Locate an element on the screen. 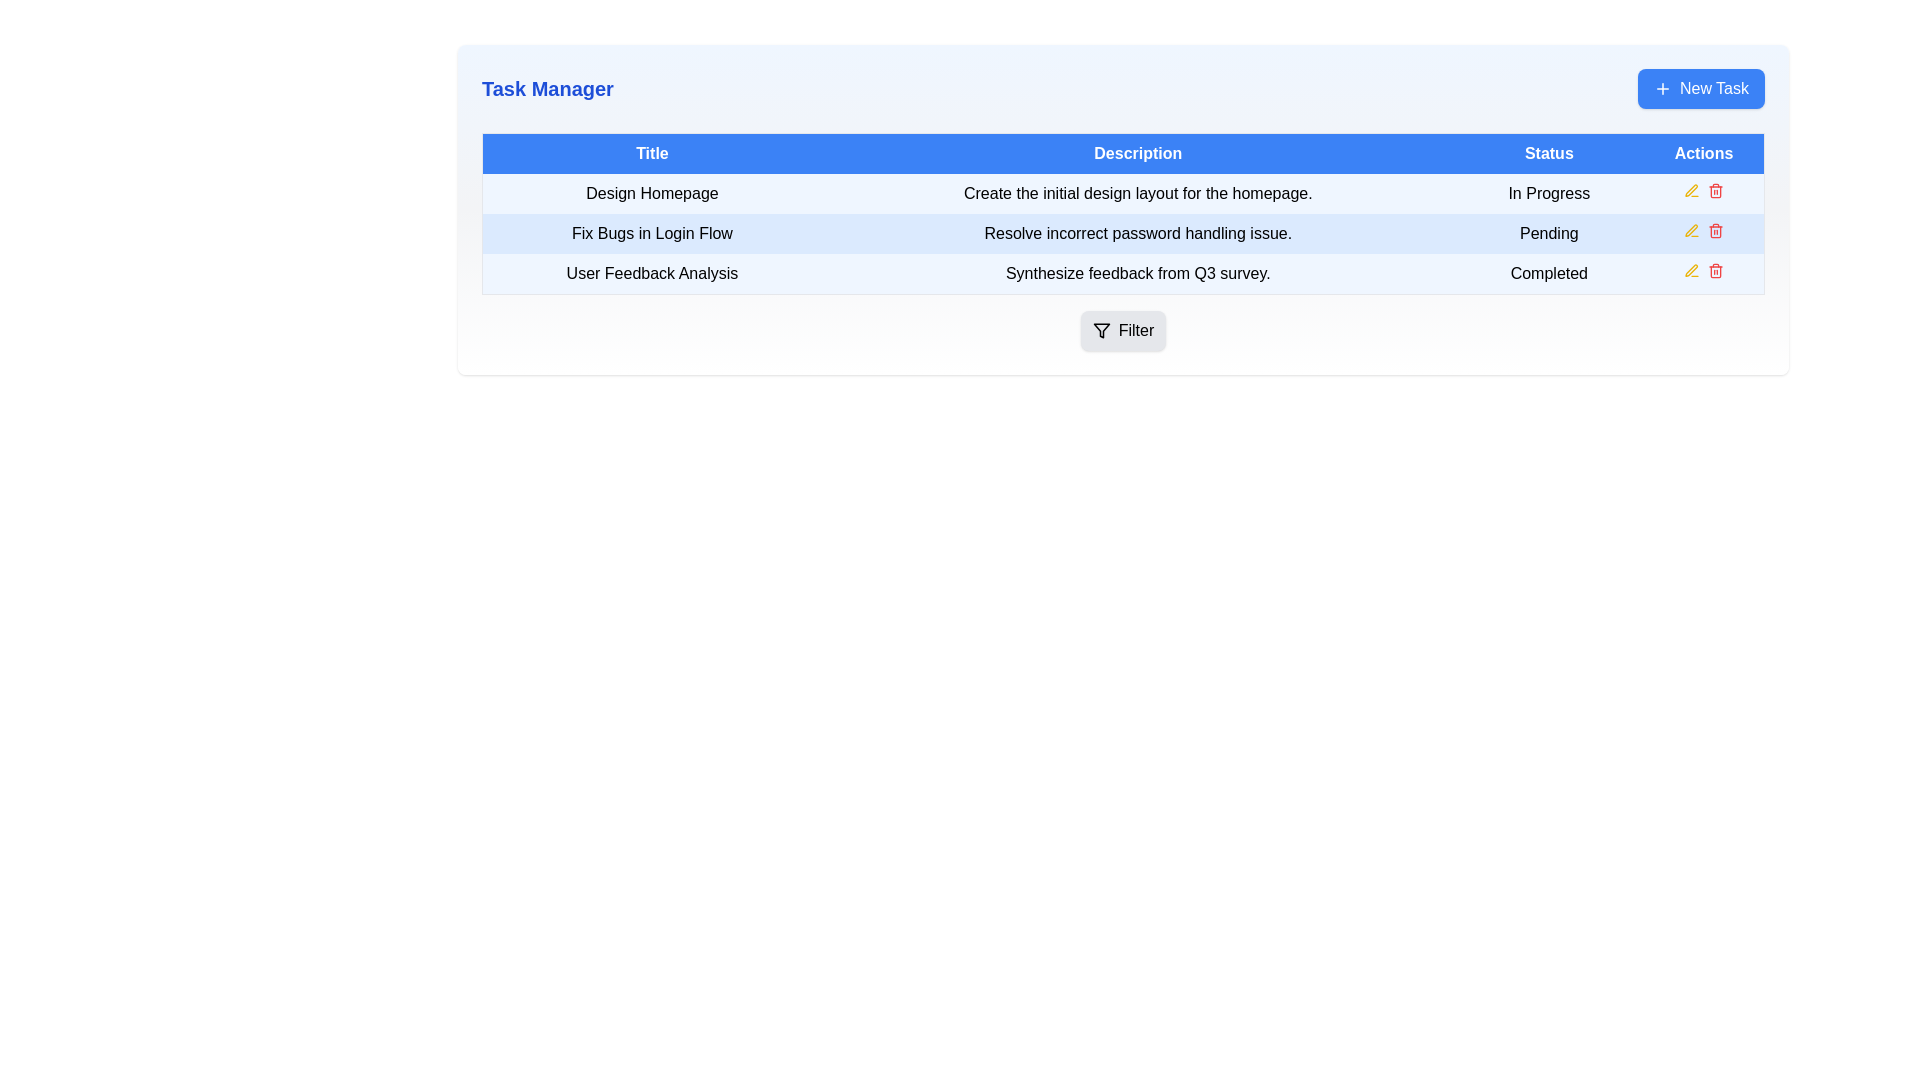 The width and height of the screenshot is (1920, 1080). the text element displaying 'Create the initial design layout for the homepage.' which is located in the 'Design Homepage' row under the Description column of the table is located at coordinates (1138, 193).